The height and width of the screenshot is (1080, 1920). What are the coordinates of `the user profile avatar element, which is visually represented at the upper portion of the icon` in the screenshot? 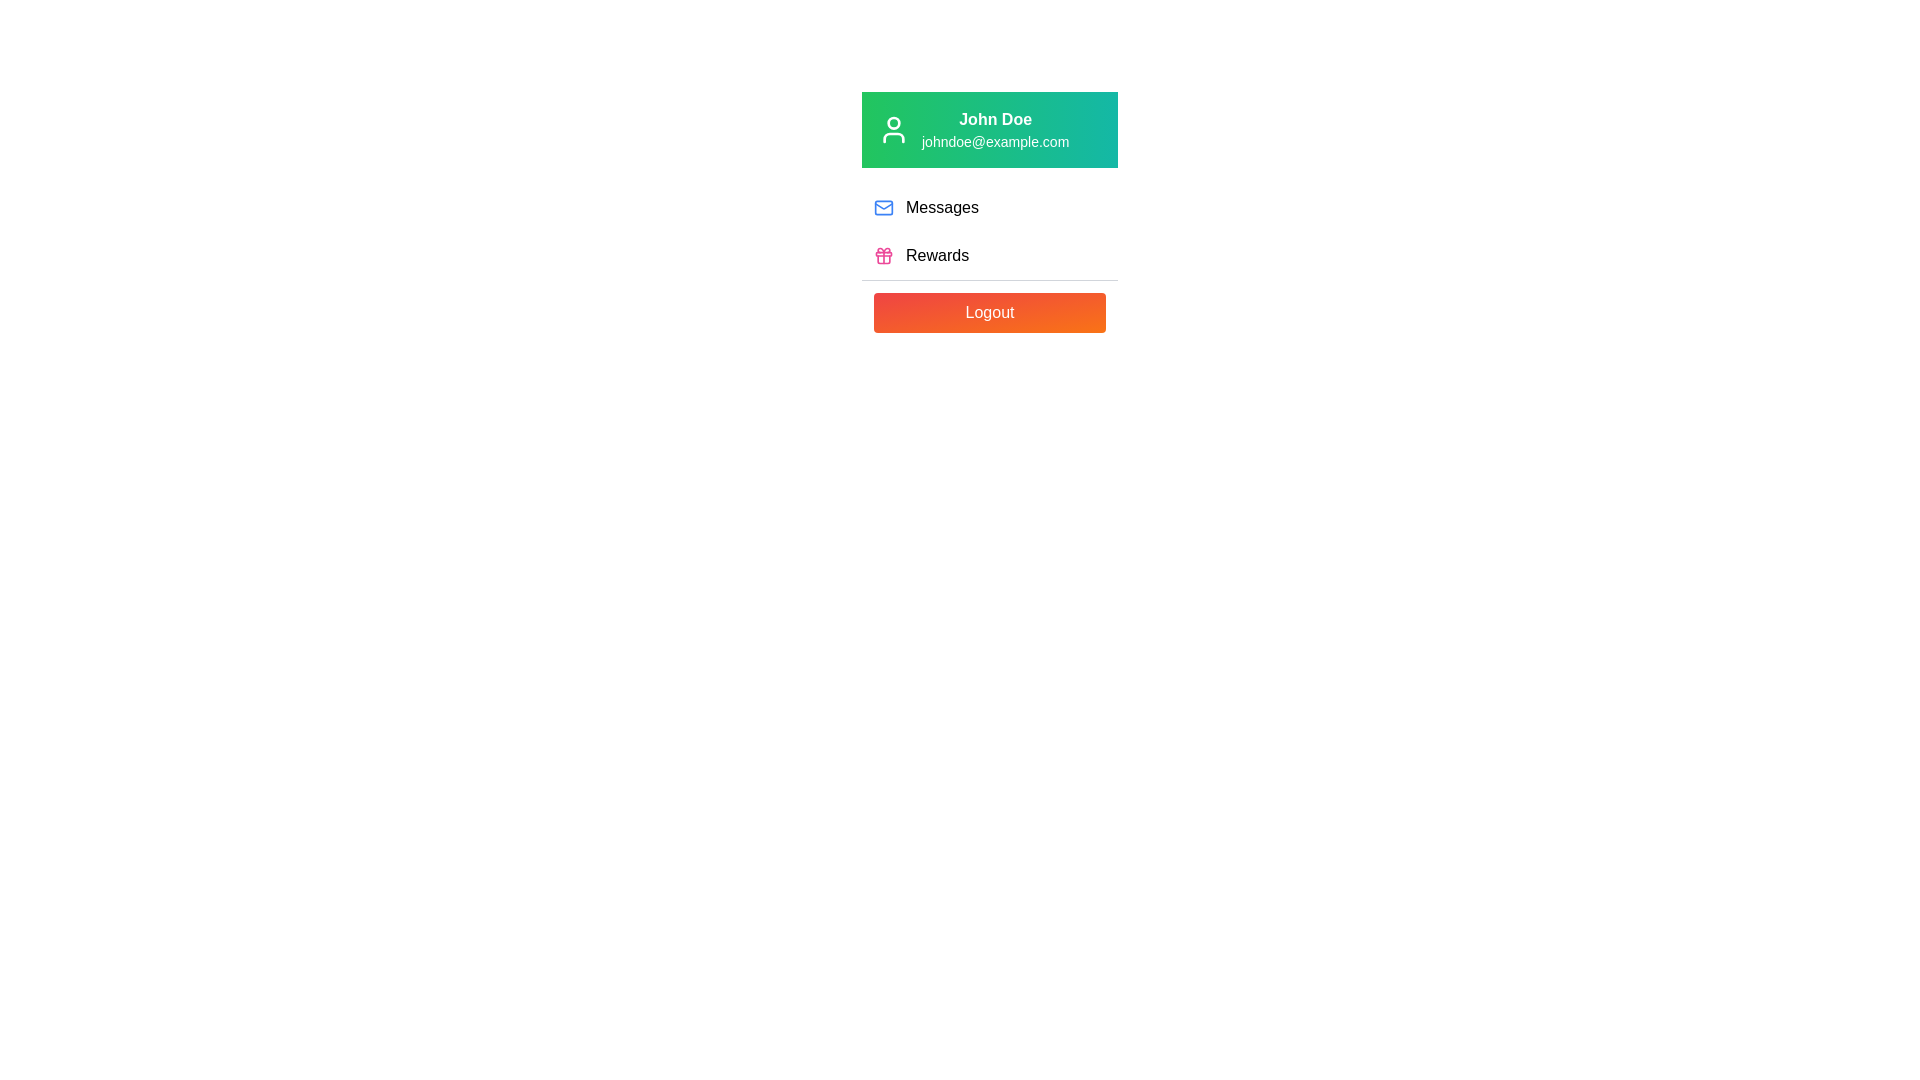 It's located at (892, 123).